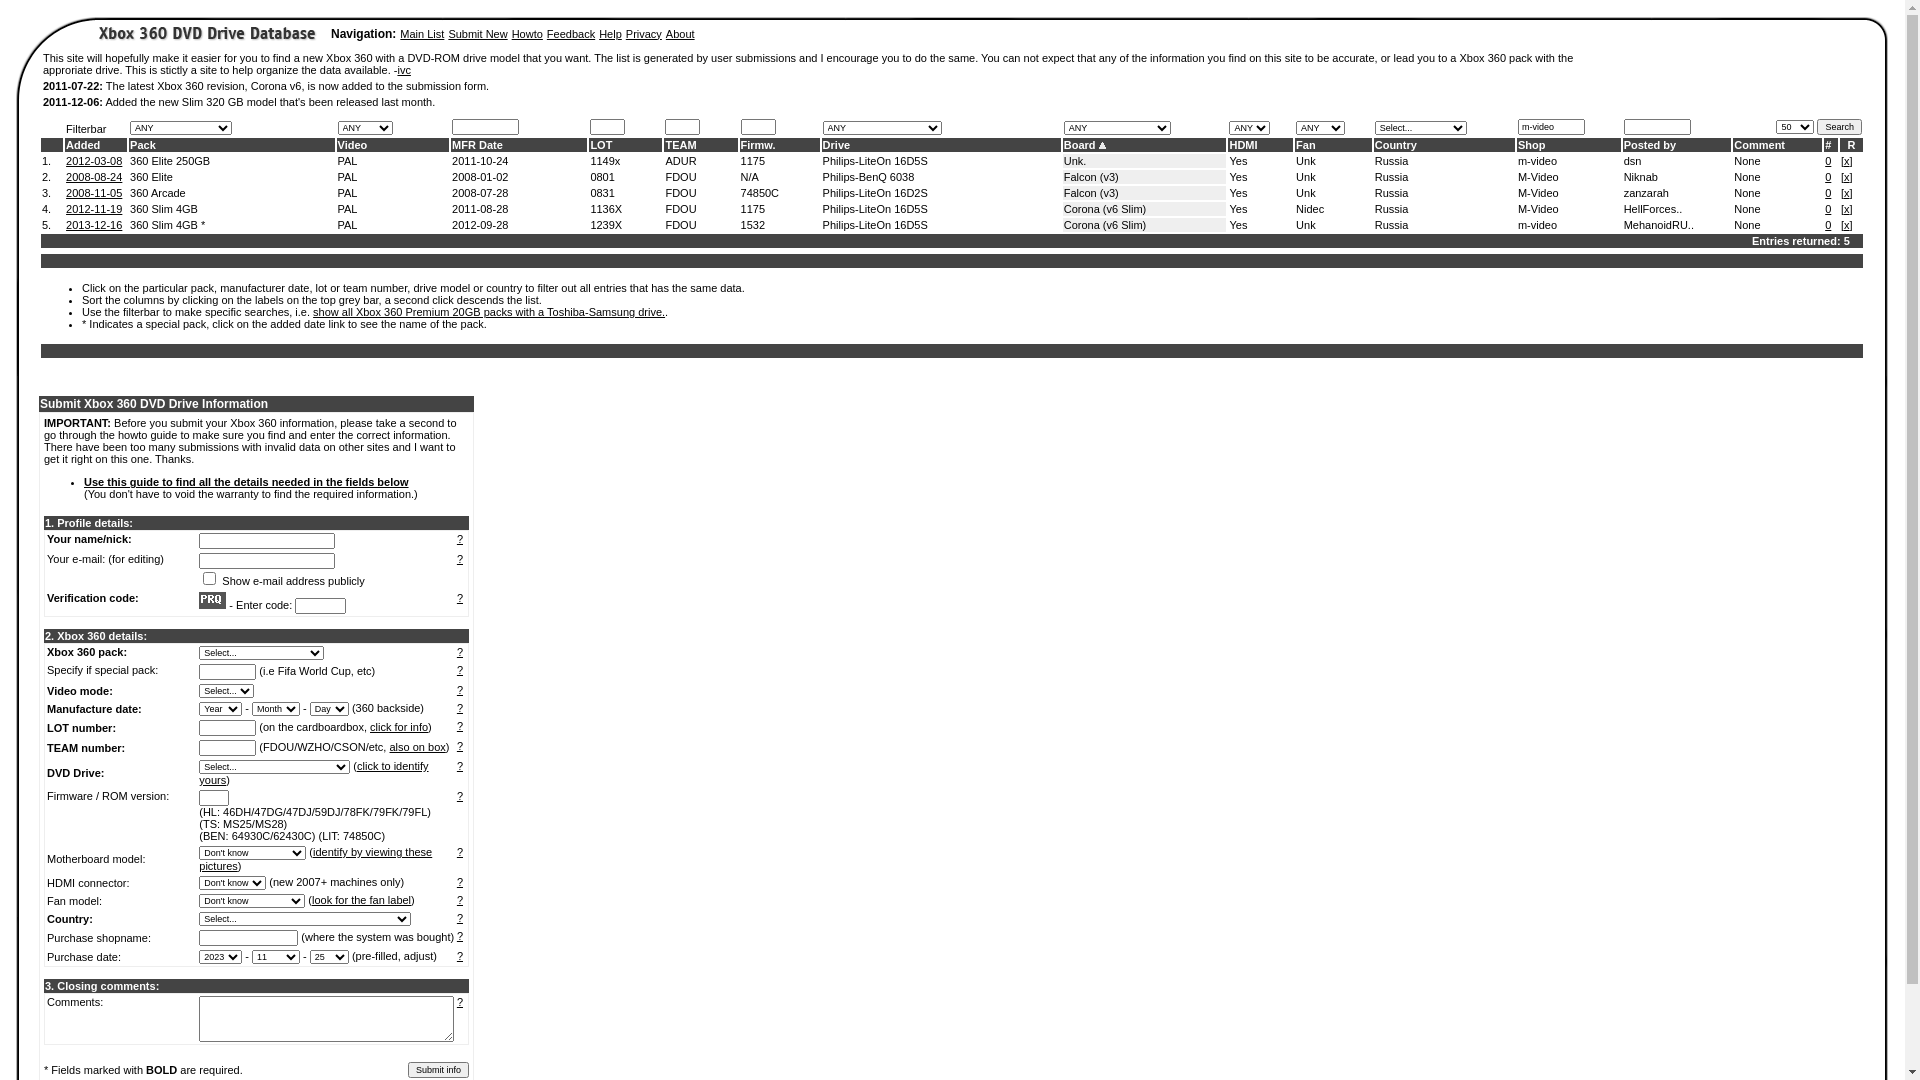  Describe the element at coordinates (1846, 160) in the screenshot. I see `'x'` at that location.